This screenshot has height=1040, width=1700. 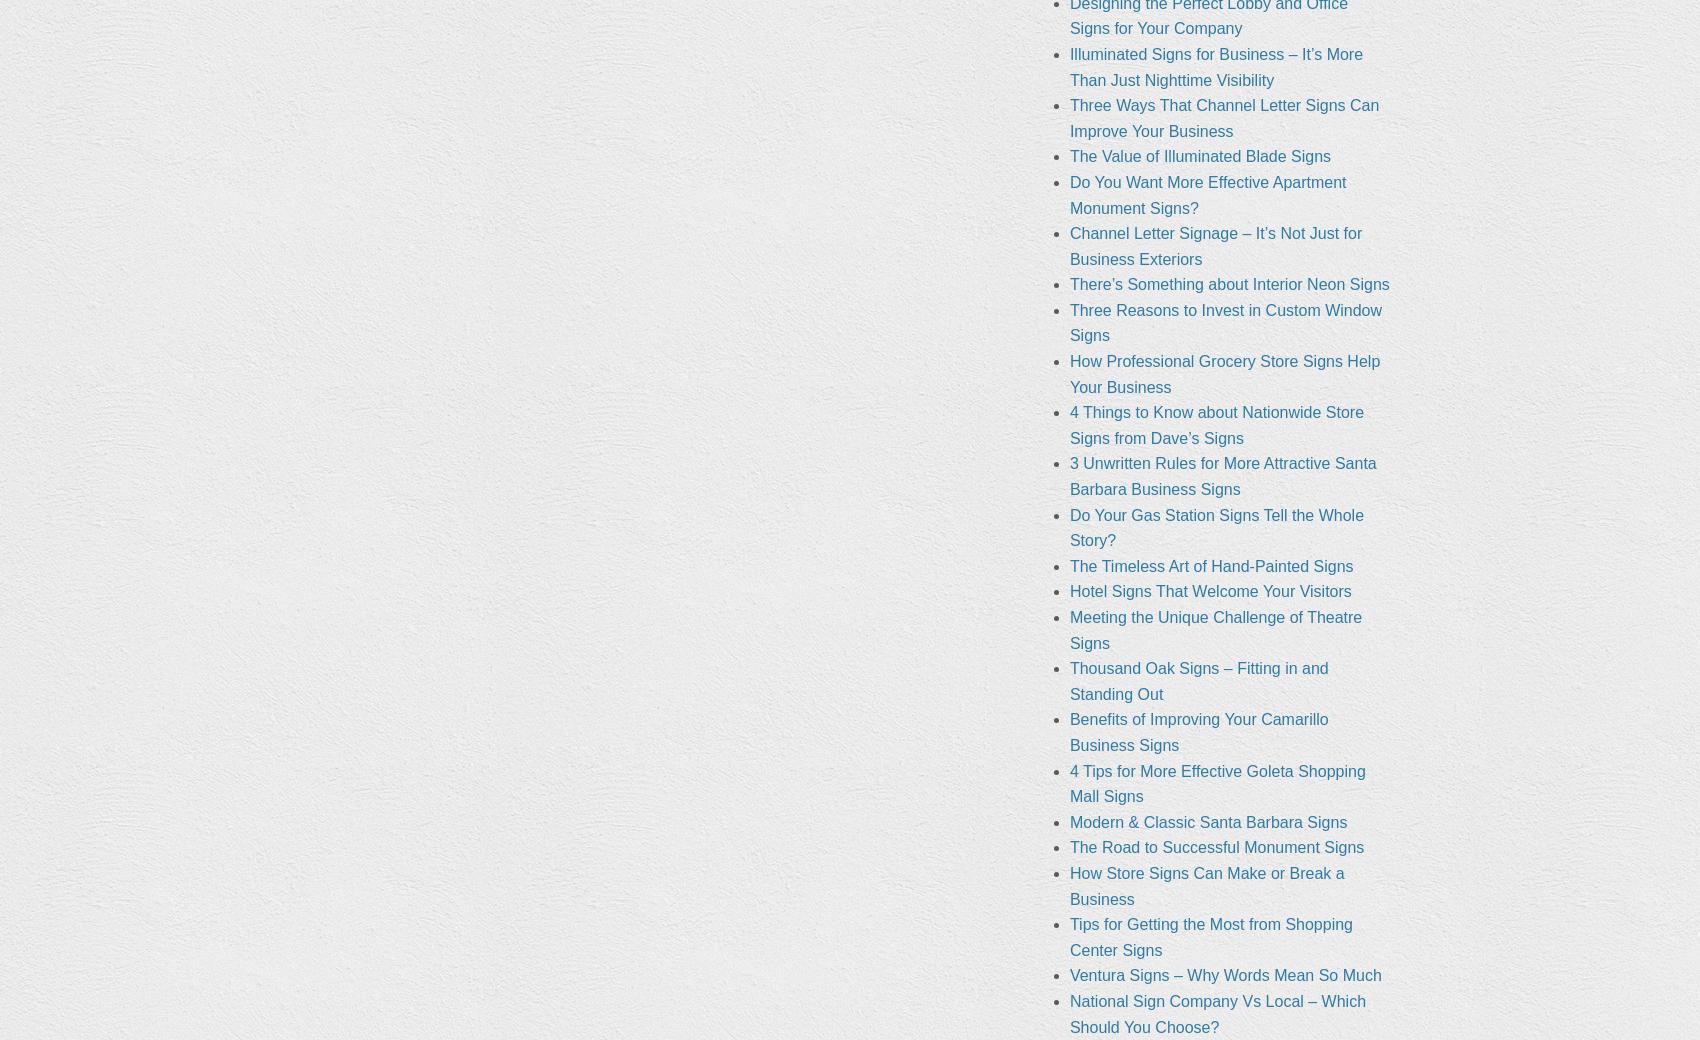 What do you see at coordinates (1068, 884) in the screenshot?
I see `'How Store Signs Can Make or Break a Business'` at bounding box center [1068, 884].